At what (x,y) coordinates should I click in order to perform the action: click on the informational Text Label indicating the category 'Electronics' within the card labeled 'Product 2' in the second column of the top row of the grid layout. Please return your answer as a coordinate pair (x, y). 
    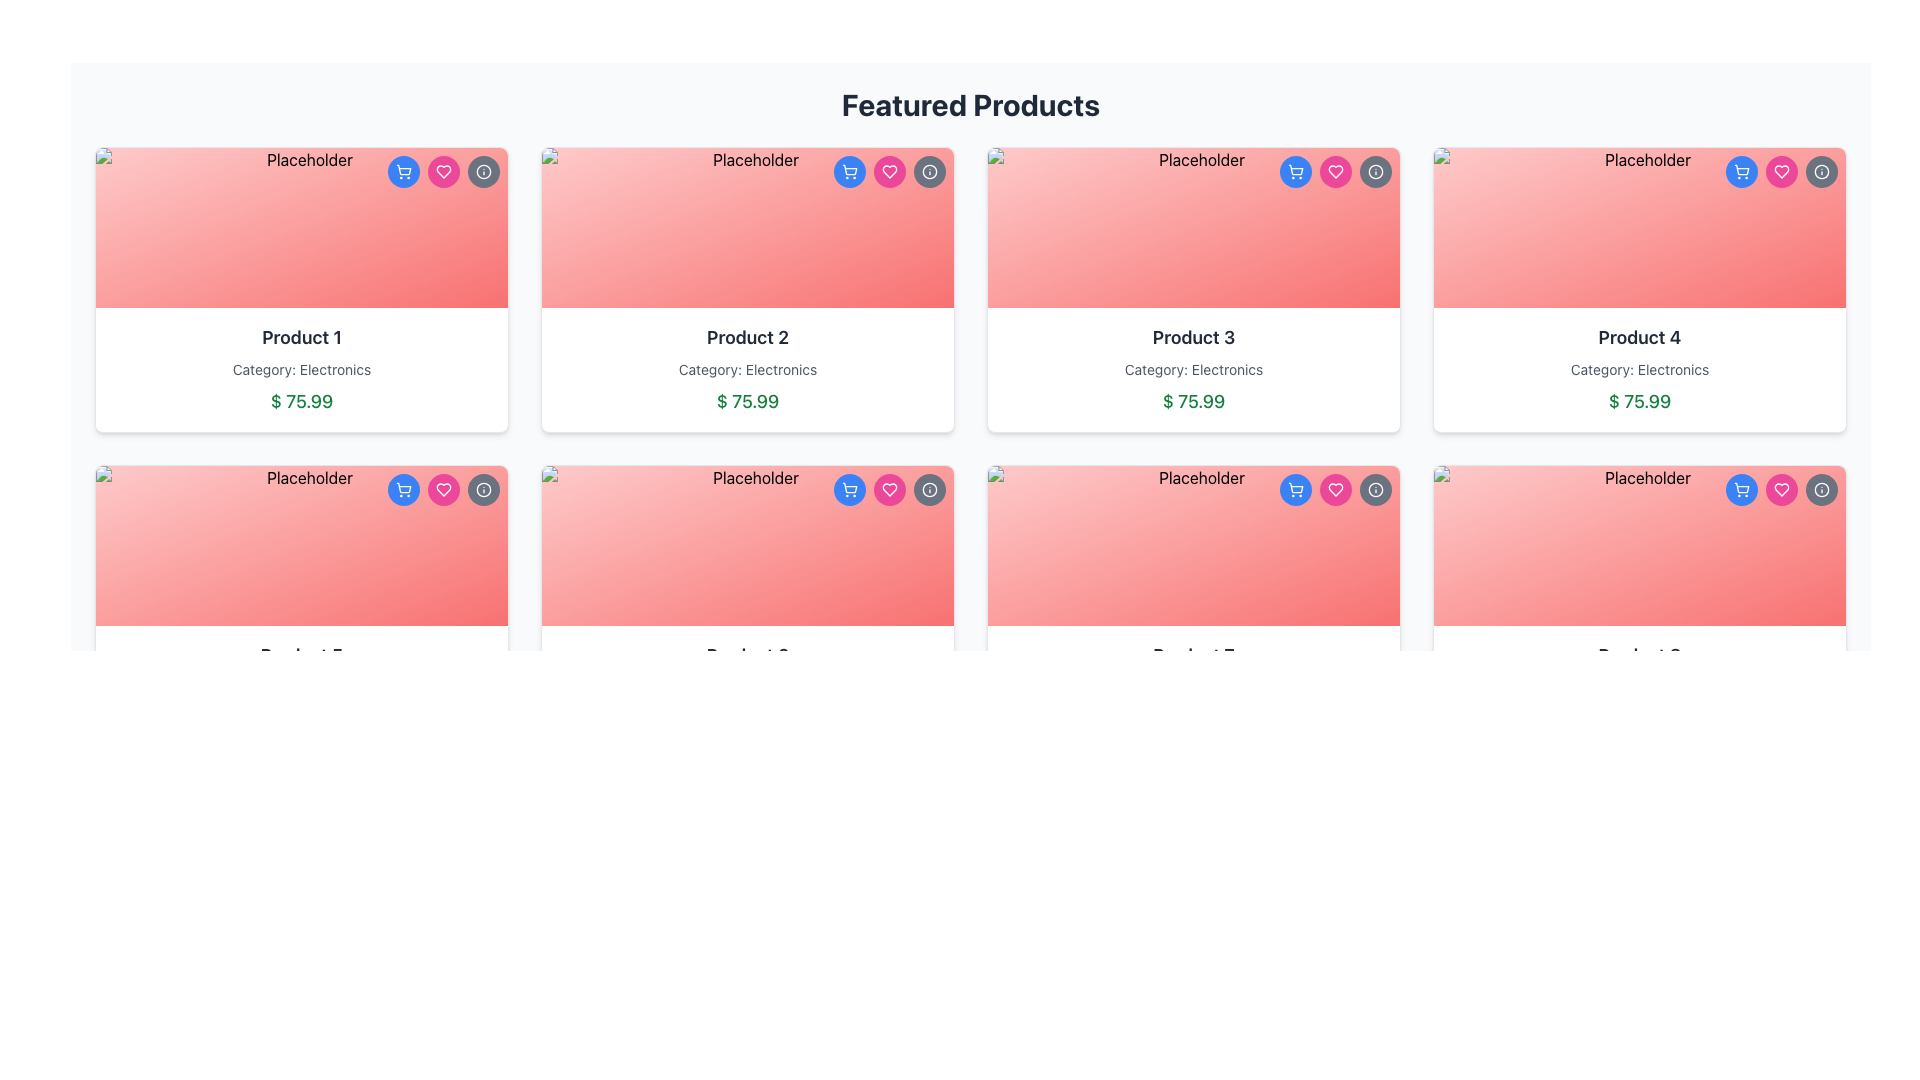
    Looking at the image, I should click on (747, 370).